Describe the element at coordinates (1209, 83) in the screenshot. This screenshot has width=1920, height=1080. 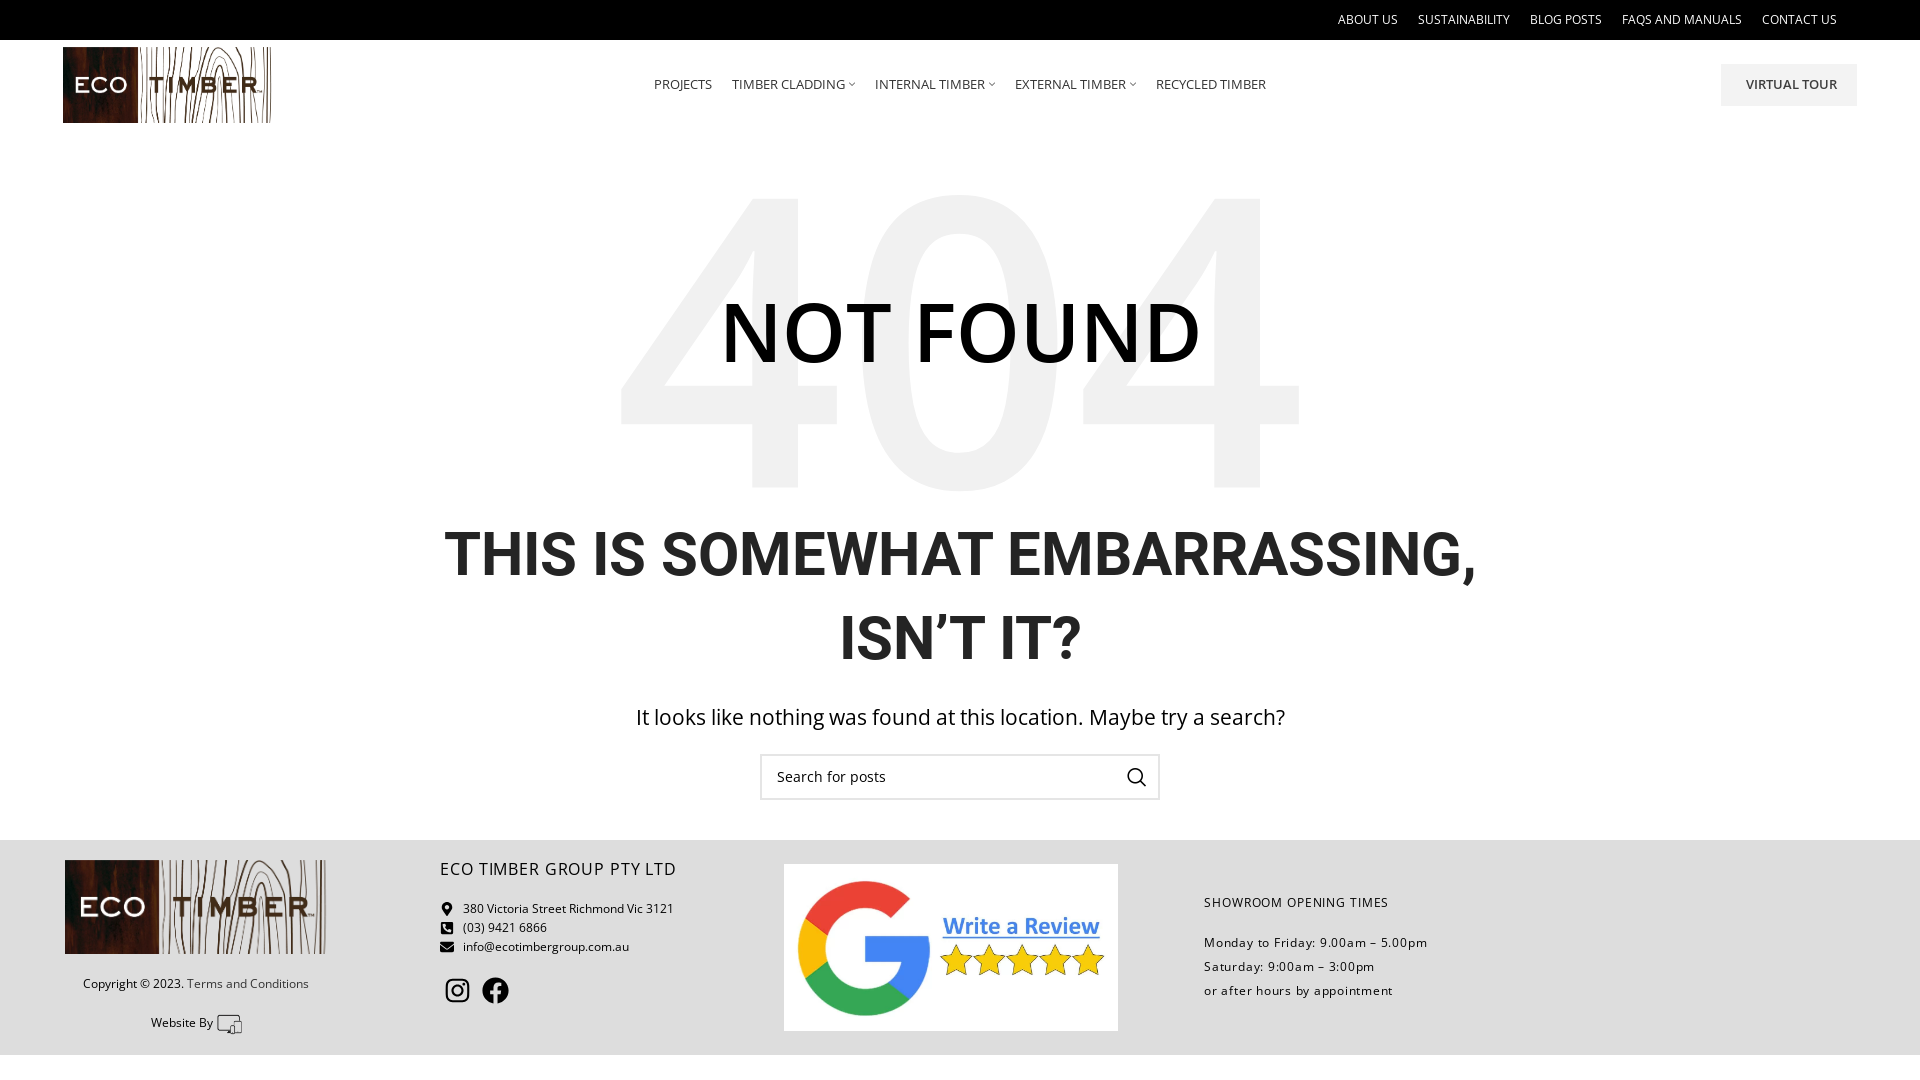
I see `'RECYCLED TIMBER'` at that location.